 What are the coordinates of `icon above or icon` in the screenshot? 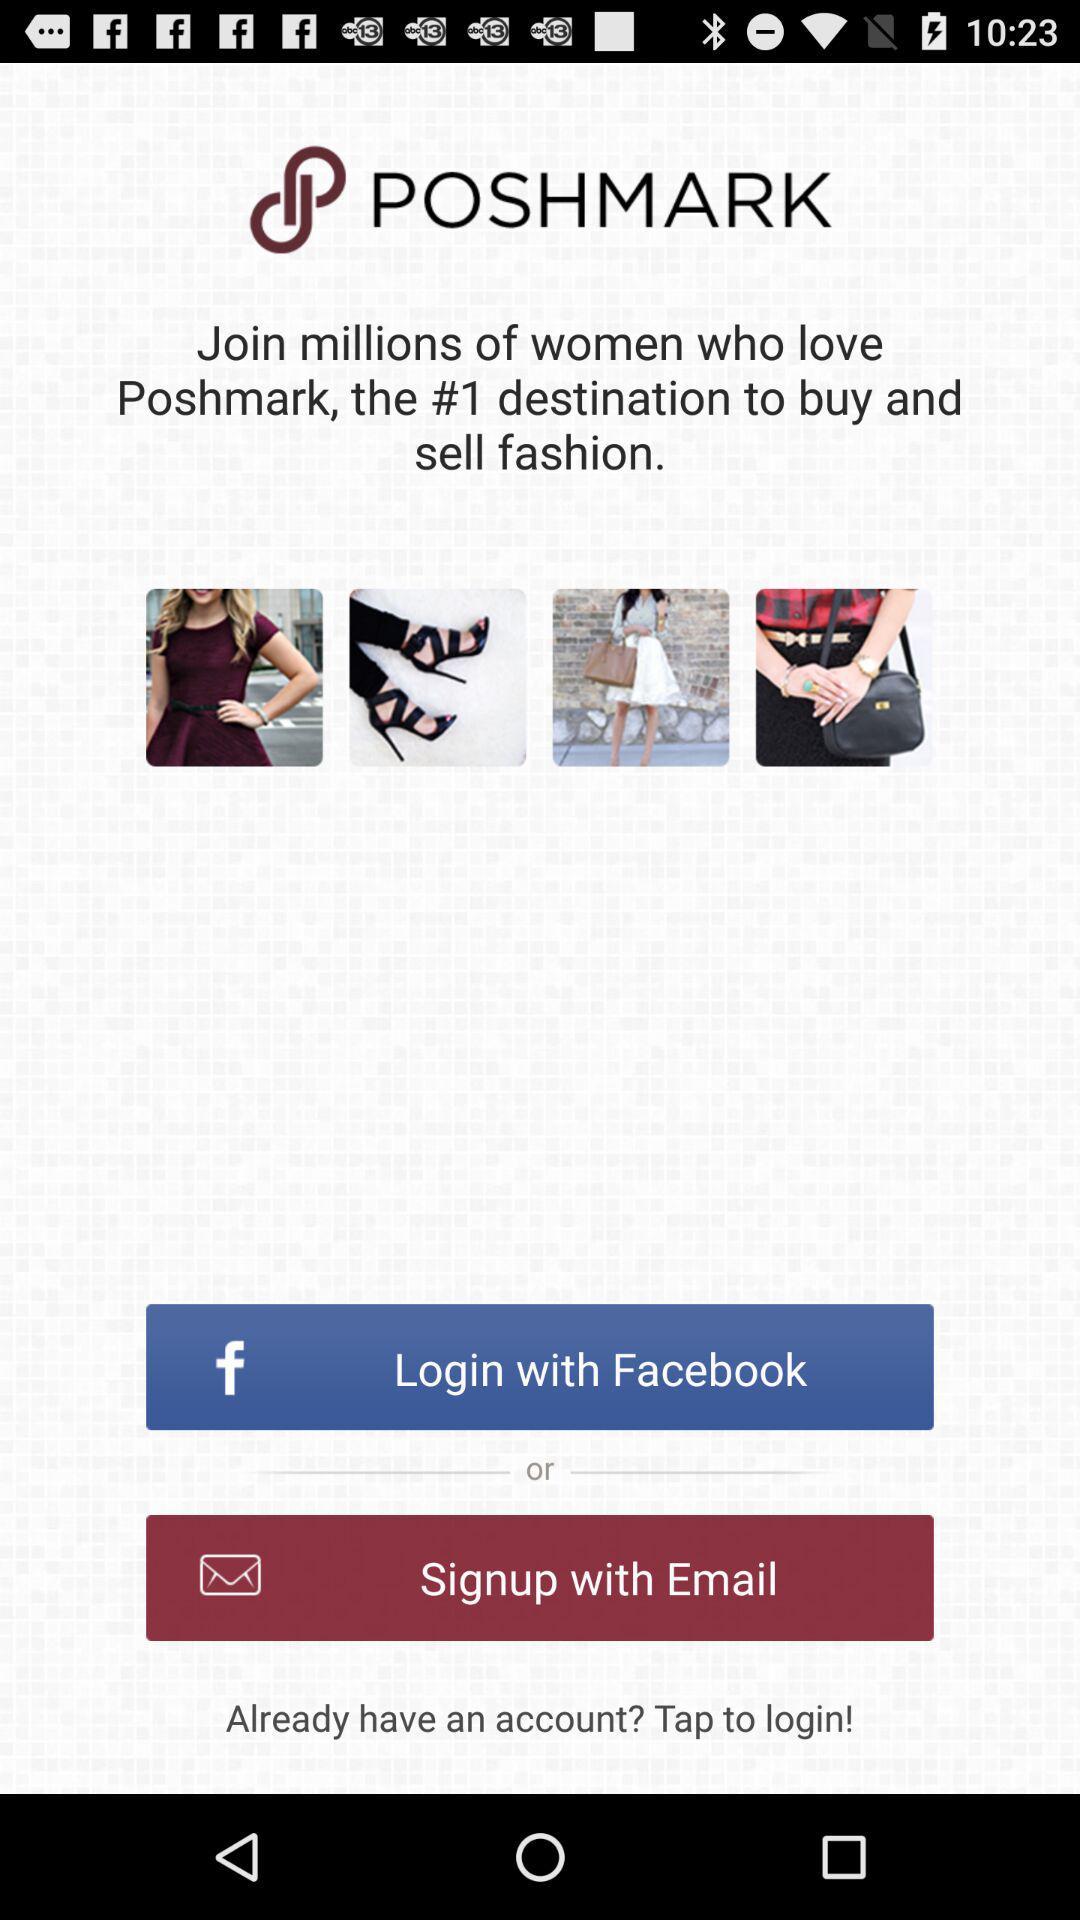 It's located at (540, 1366).